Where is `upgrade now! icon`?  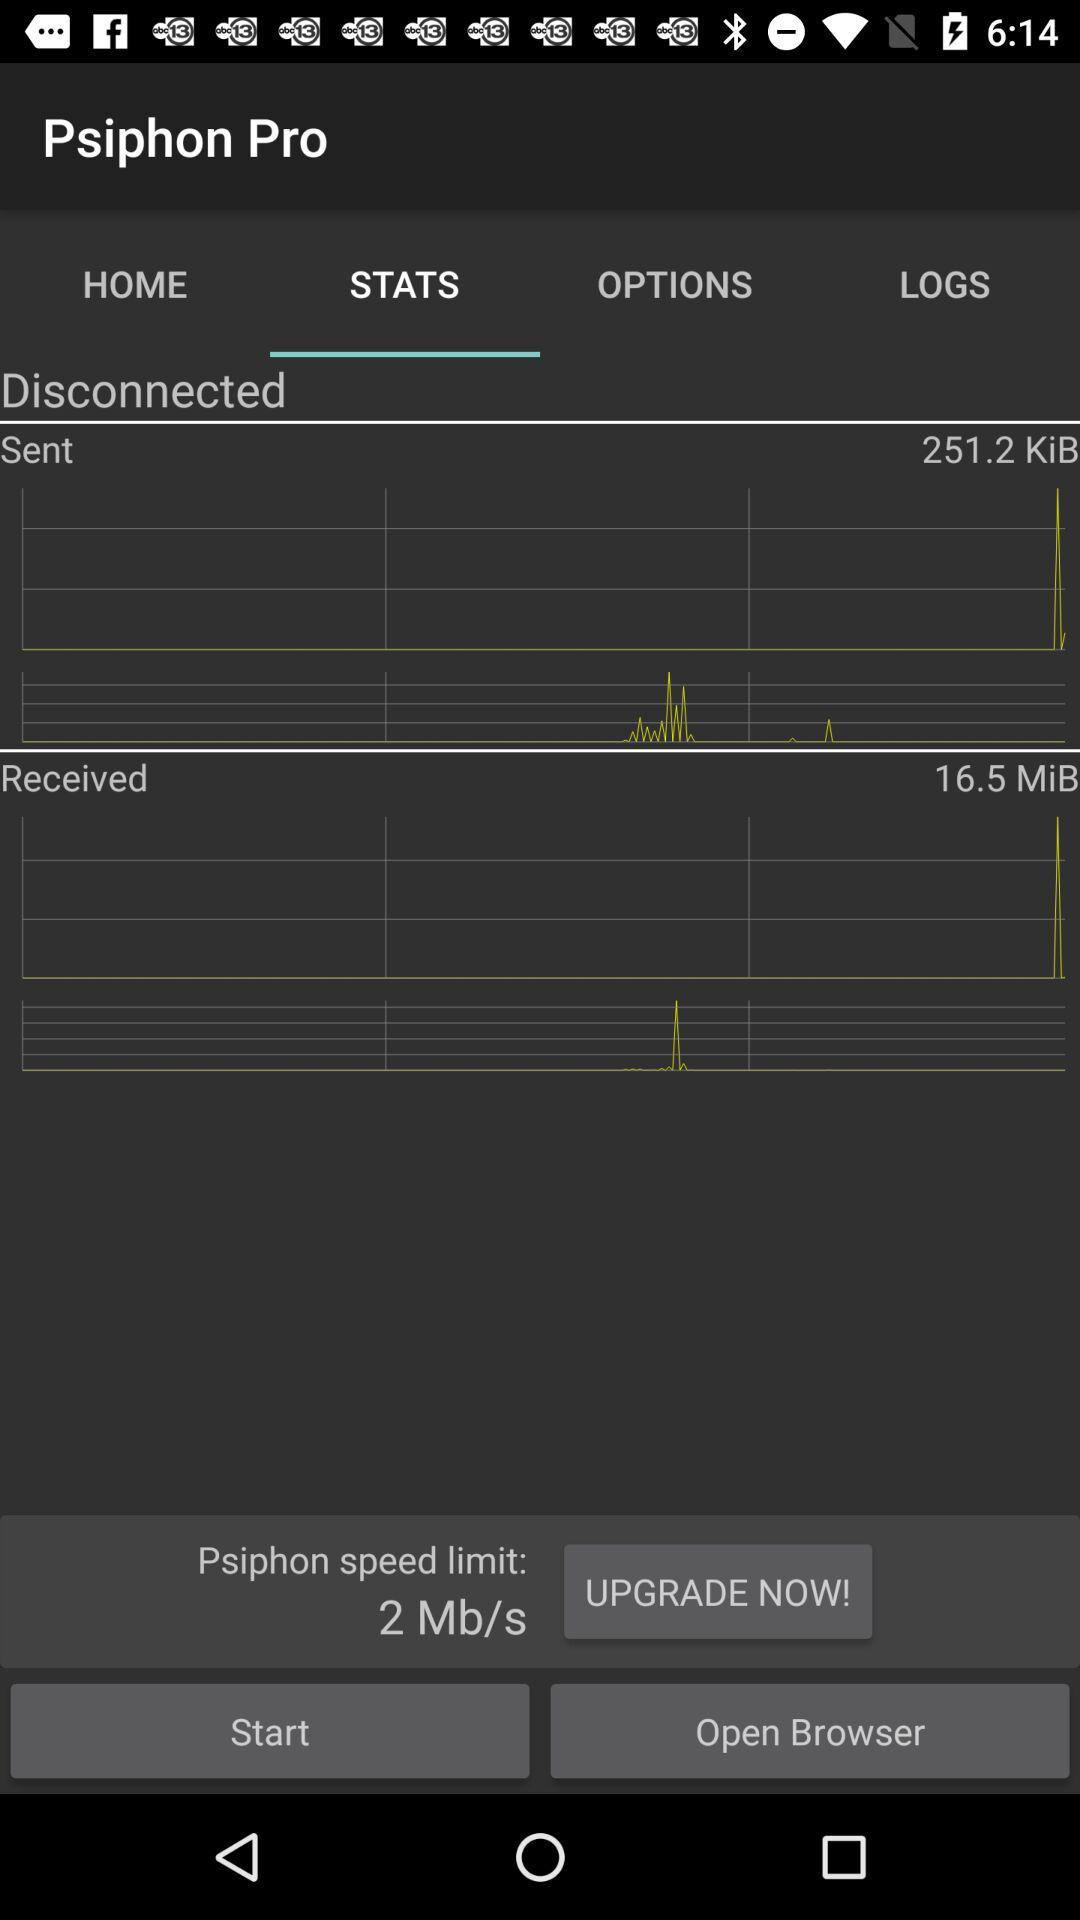
upgrade now! icon is located at coordinates (717, 1590).